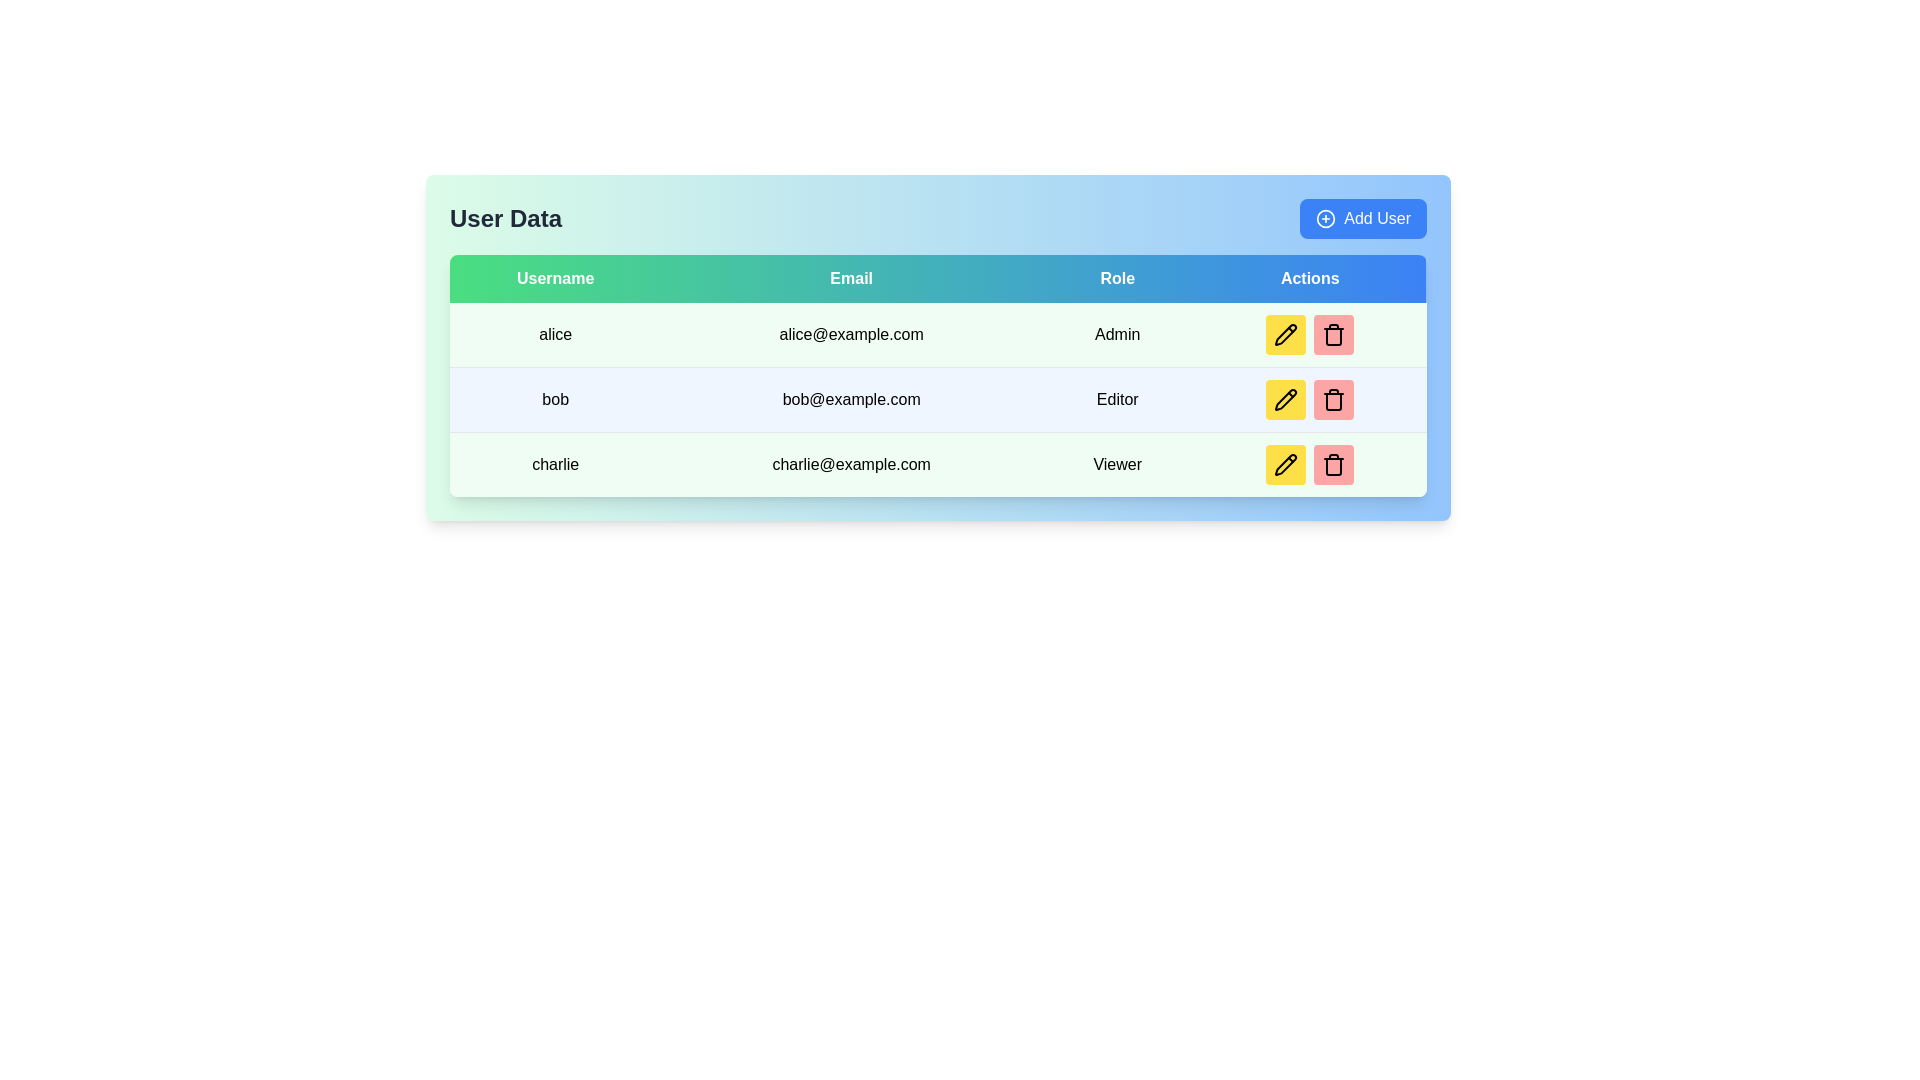 The image size is (1920, 1080). Describe the element at coordinates (1334, 334) in the screenshot. I see `the delete button in the 'Actions' column of the table` at that location.